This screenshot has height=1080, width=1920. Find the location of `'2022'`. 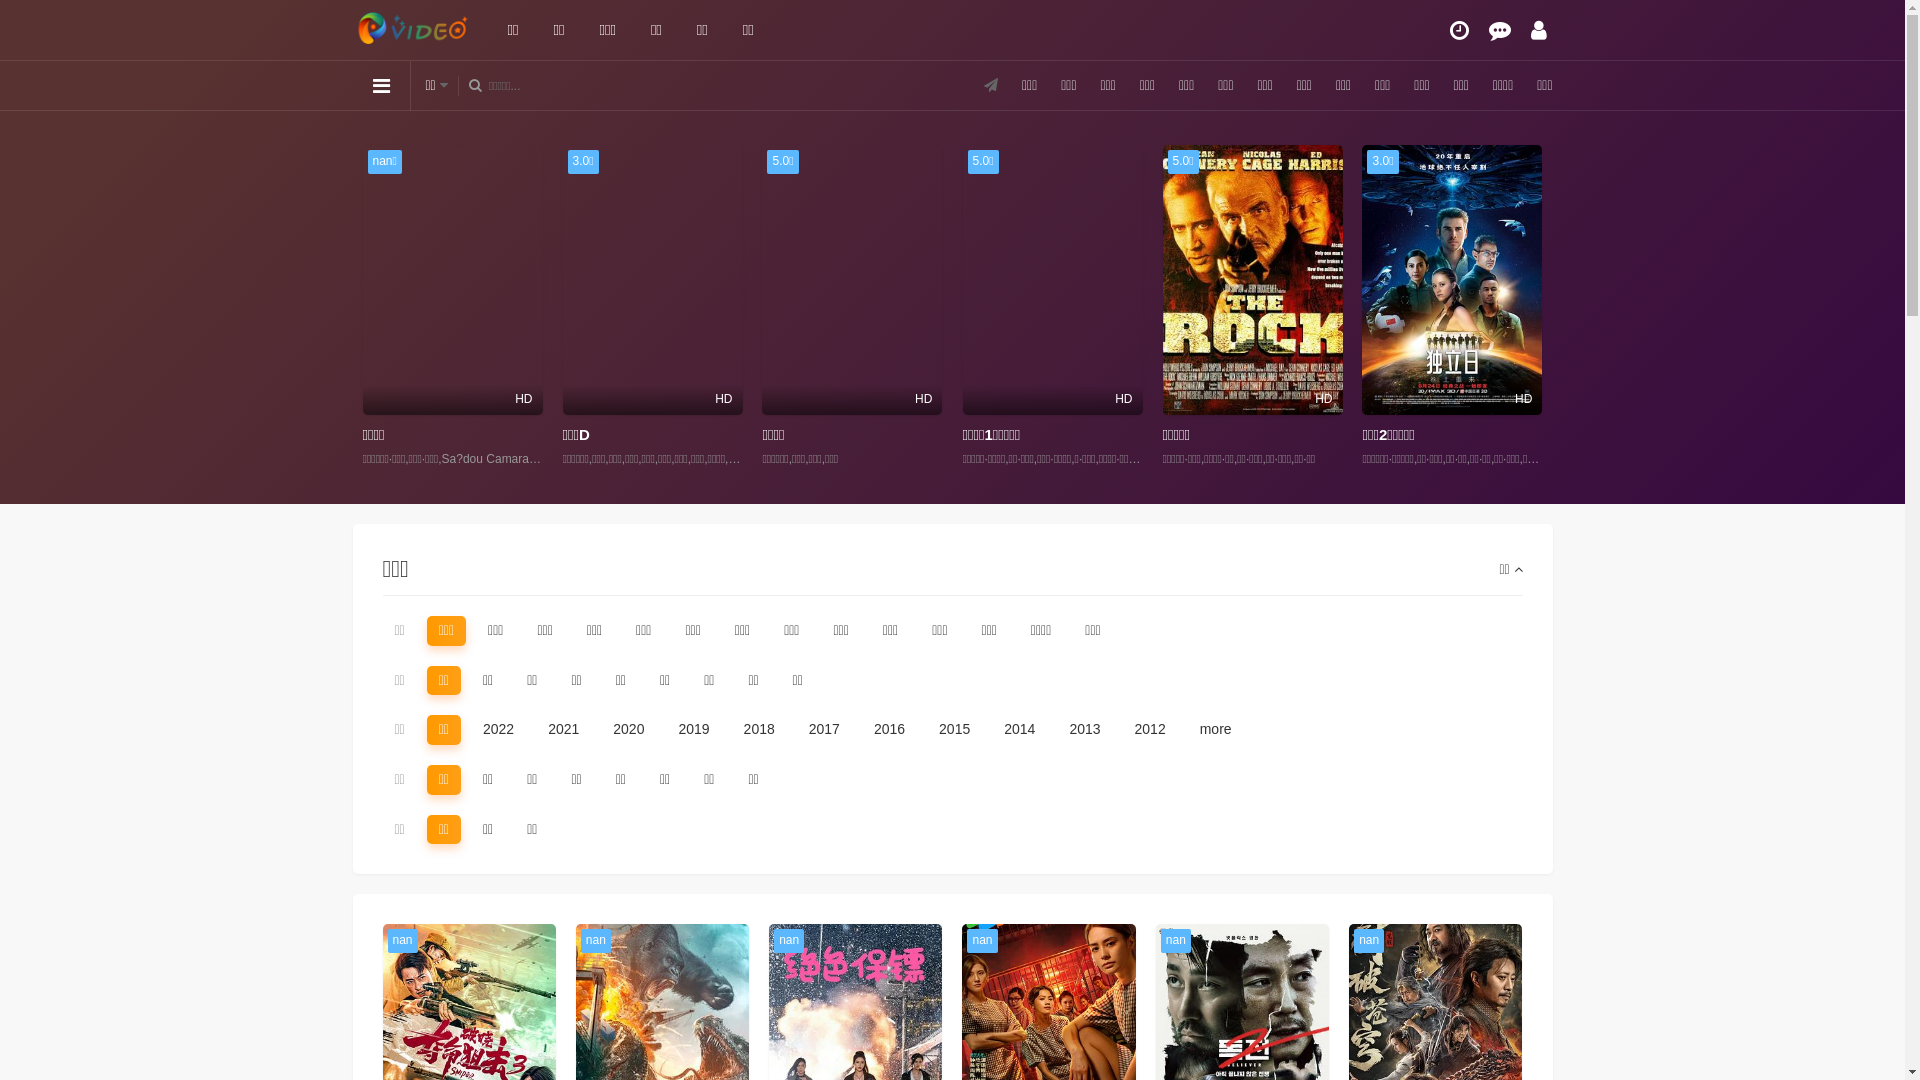

'2022' is located at coordinates (498, 729).